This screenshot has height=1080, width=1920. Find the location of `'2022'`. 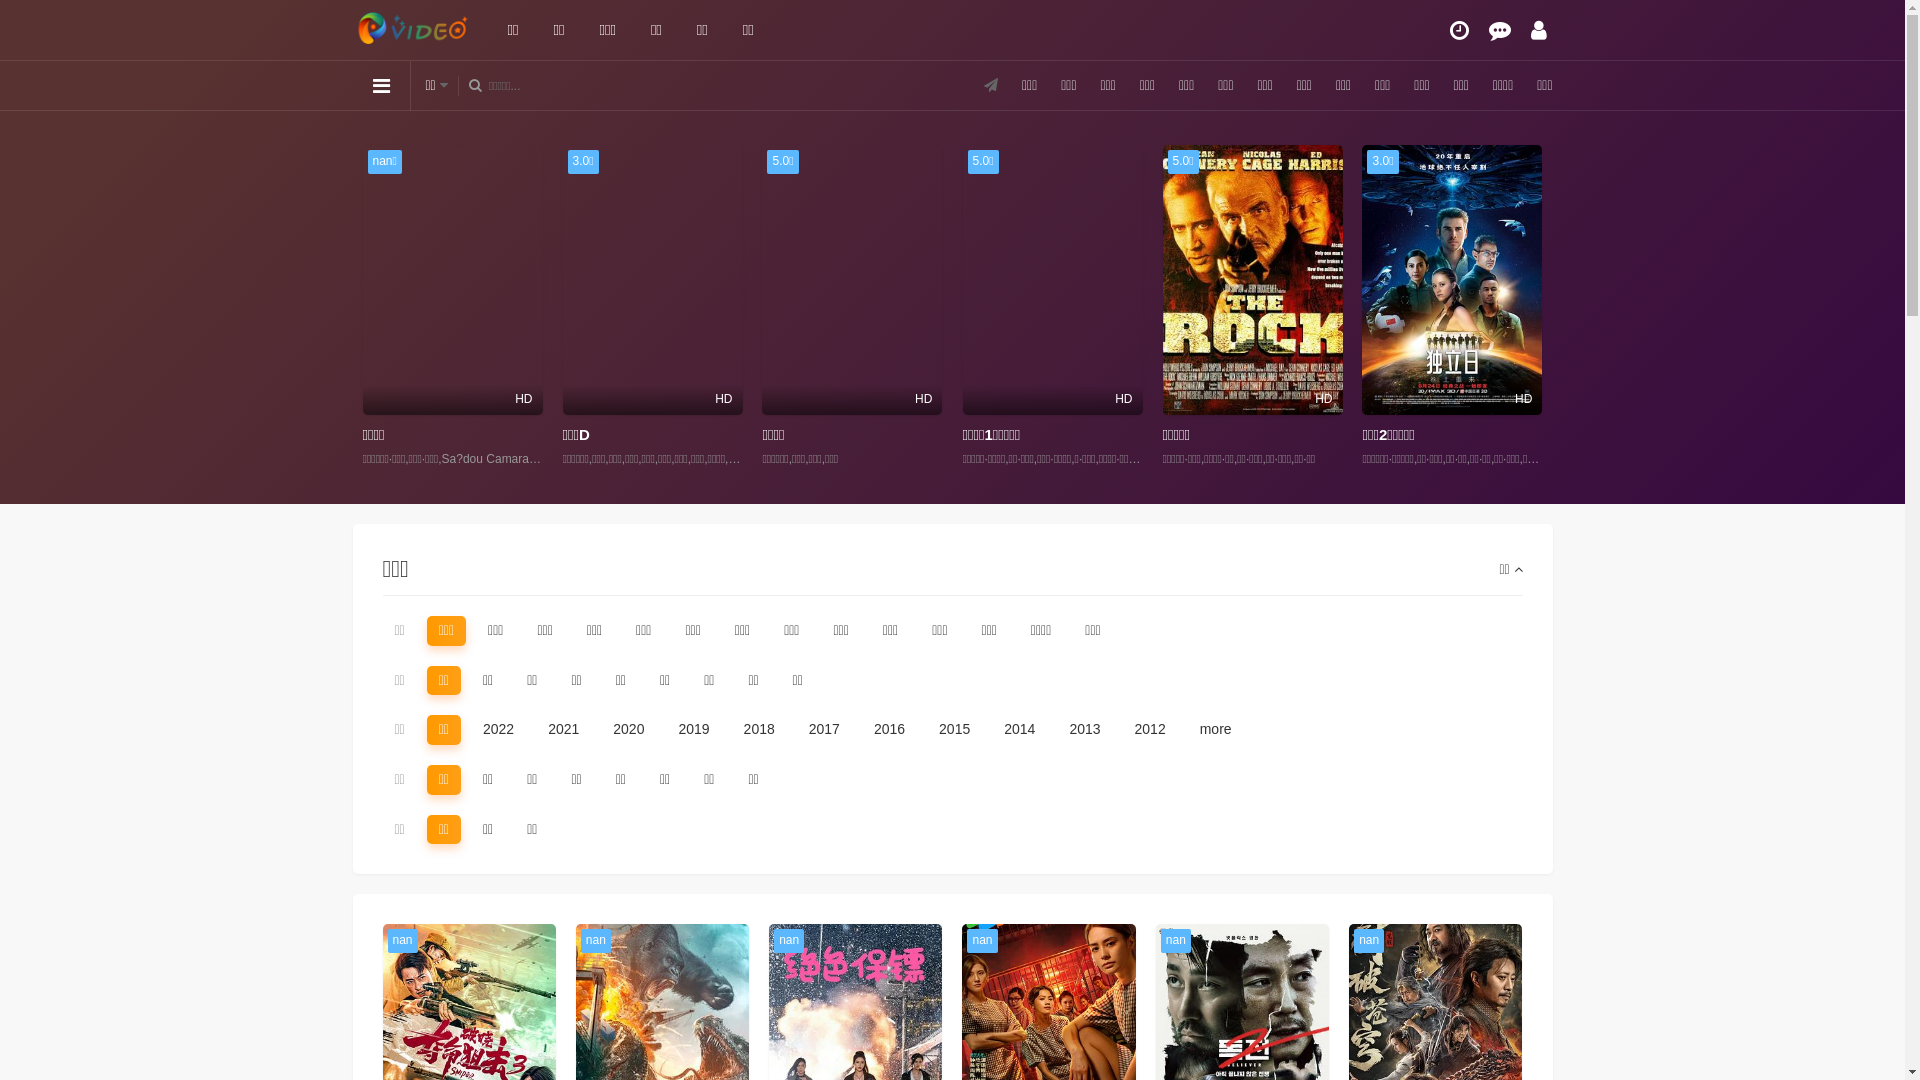

'2022' is located at coordinates (498, 729).